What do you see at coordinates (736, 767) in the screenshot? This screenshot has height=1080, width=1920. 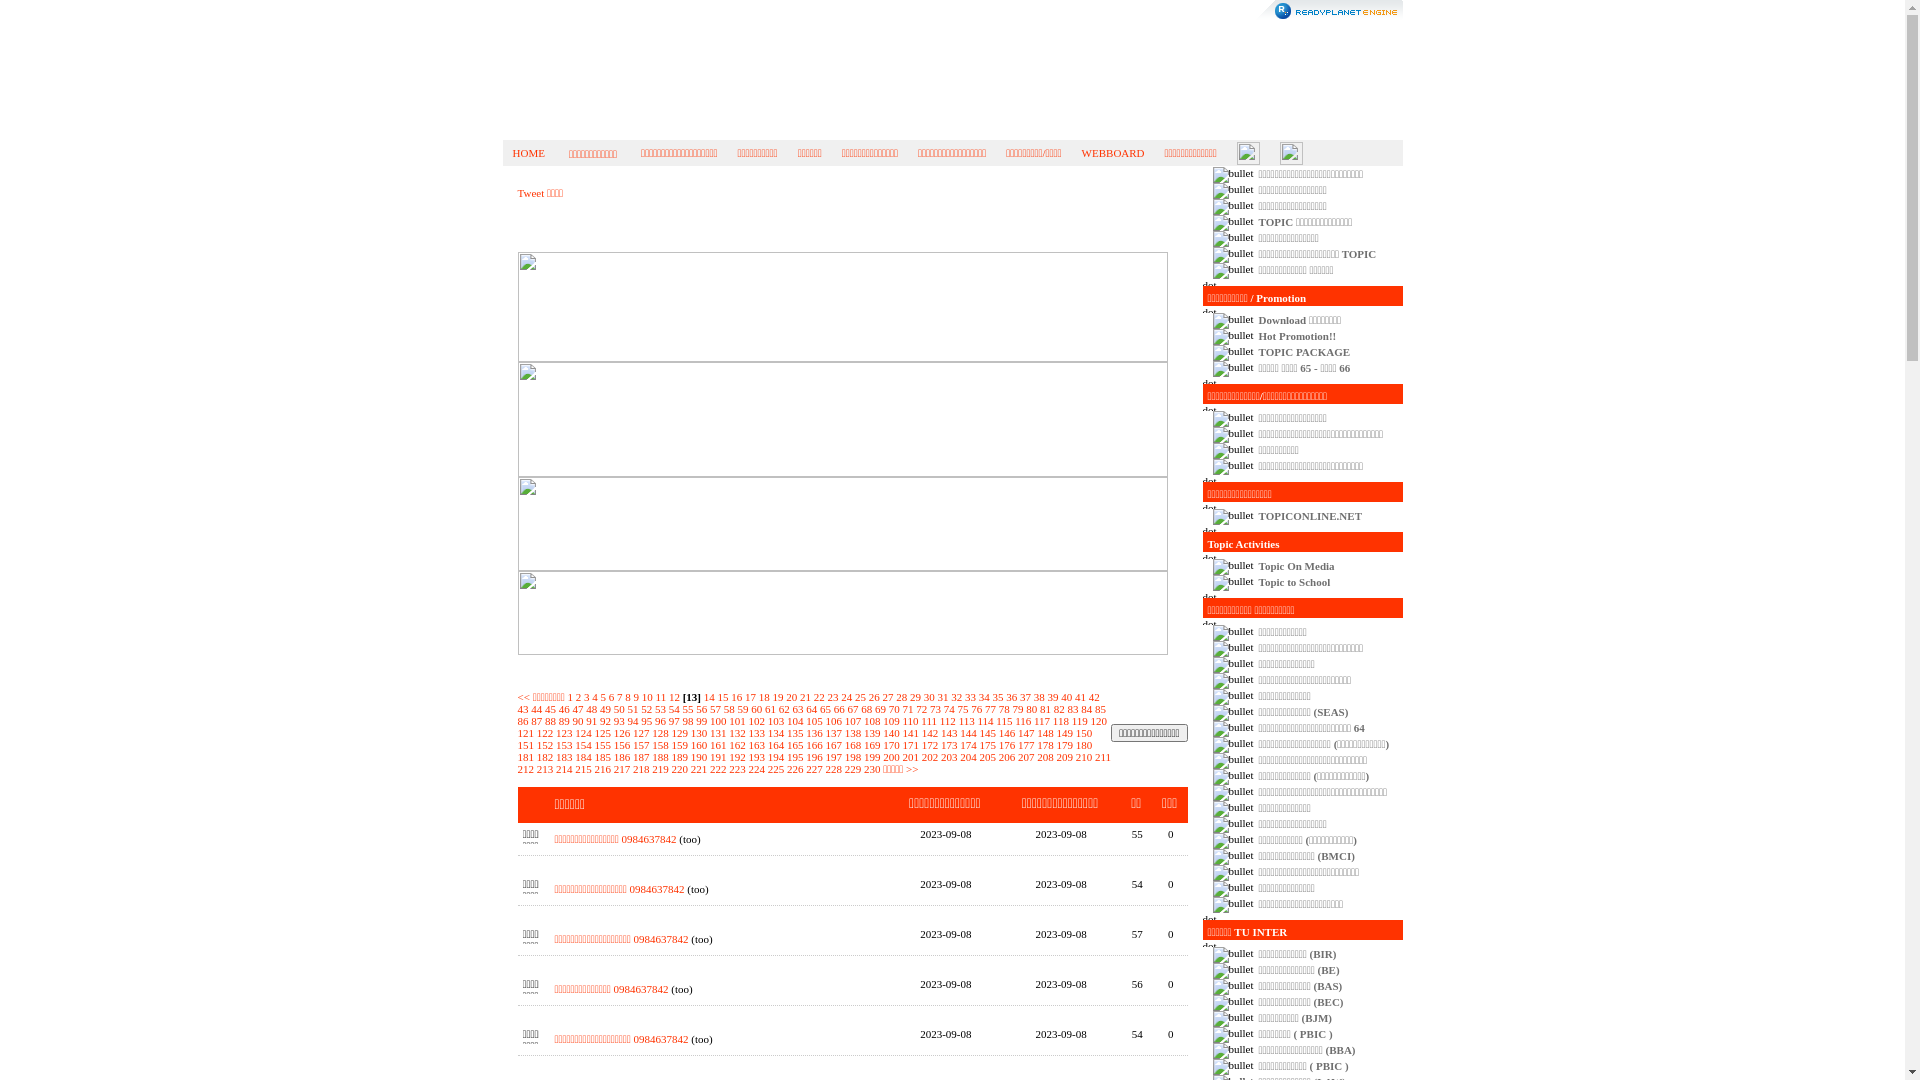 I see `'223'` at bounding box center [736, 767].